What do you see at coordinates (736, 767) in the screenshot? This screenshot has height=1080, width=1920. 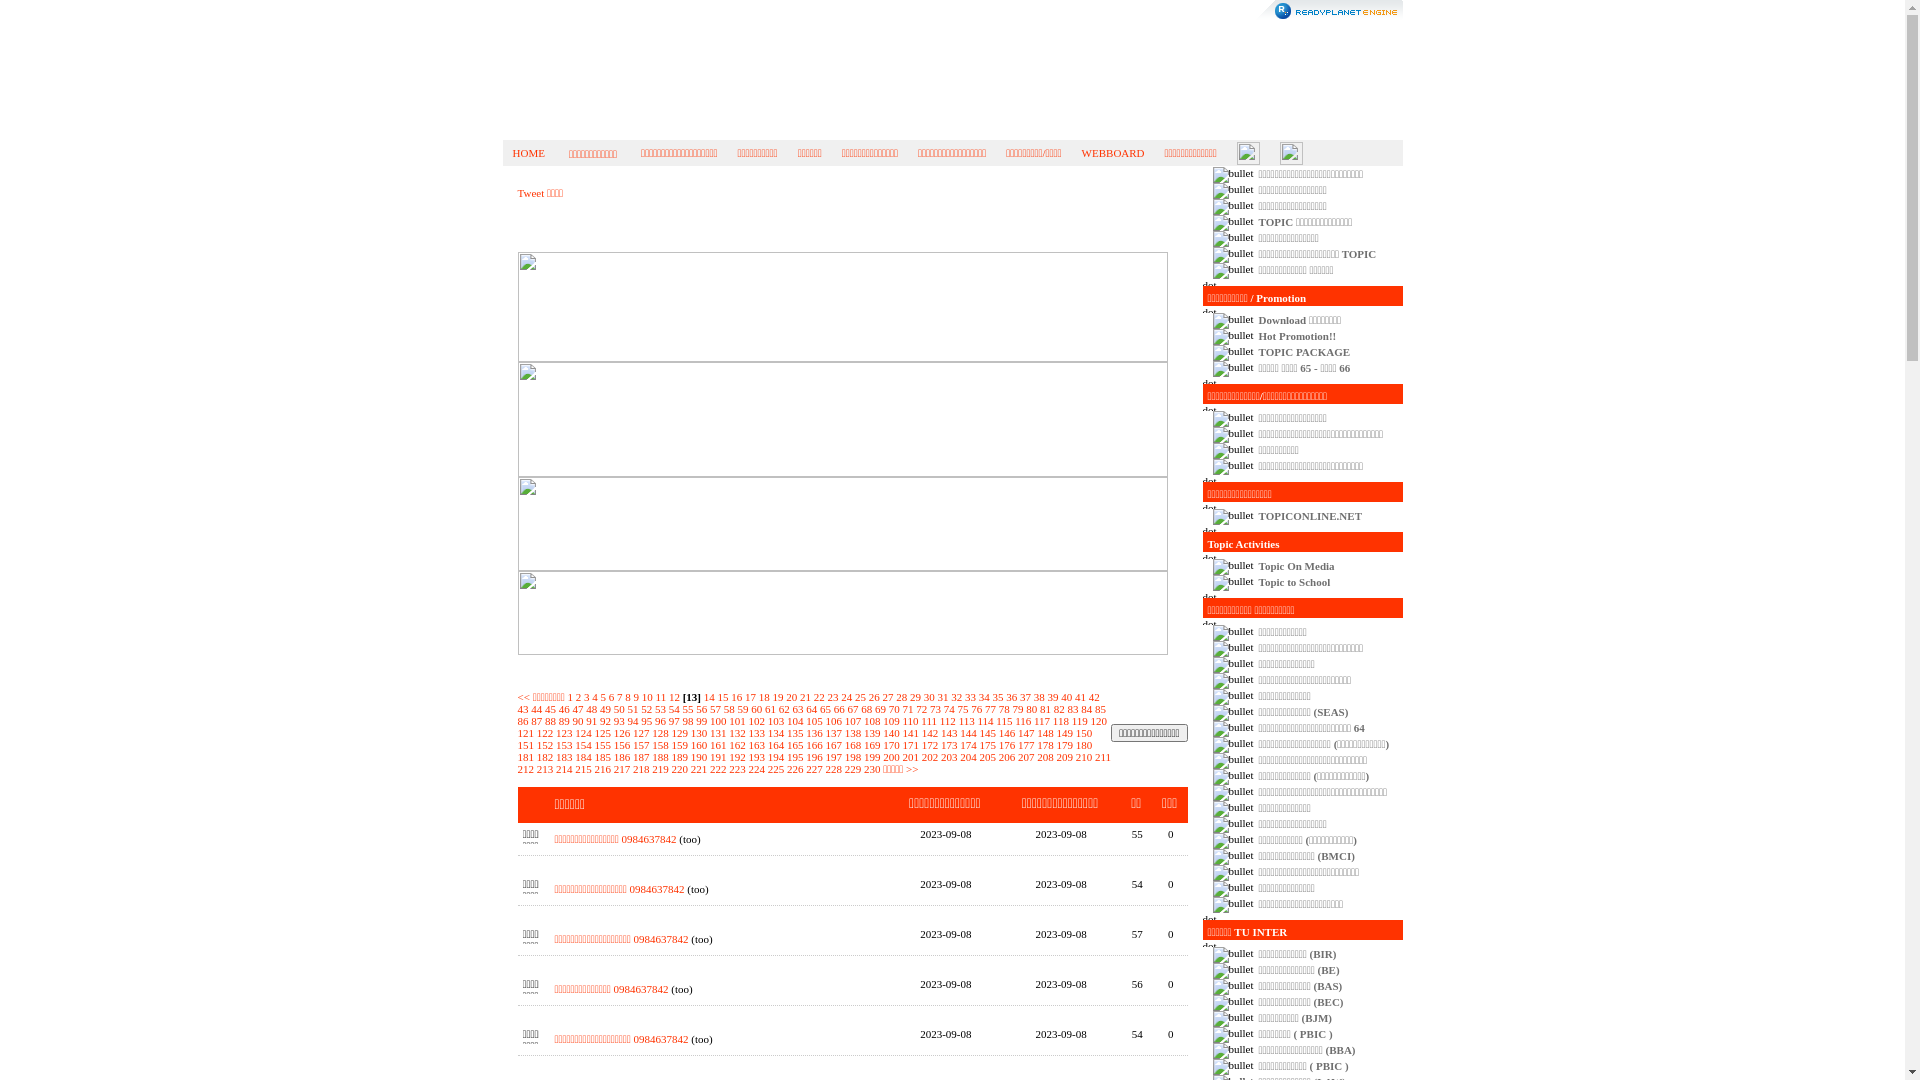 I see `'223'` at bounding box center [736, 767].